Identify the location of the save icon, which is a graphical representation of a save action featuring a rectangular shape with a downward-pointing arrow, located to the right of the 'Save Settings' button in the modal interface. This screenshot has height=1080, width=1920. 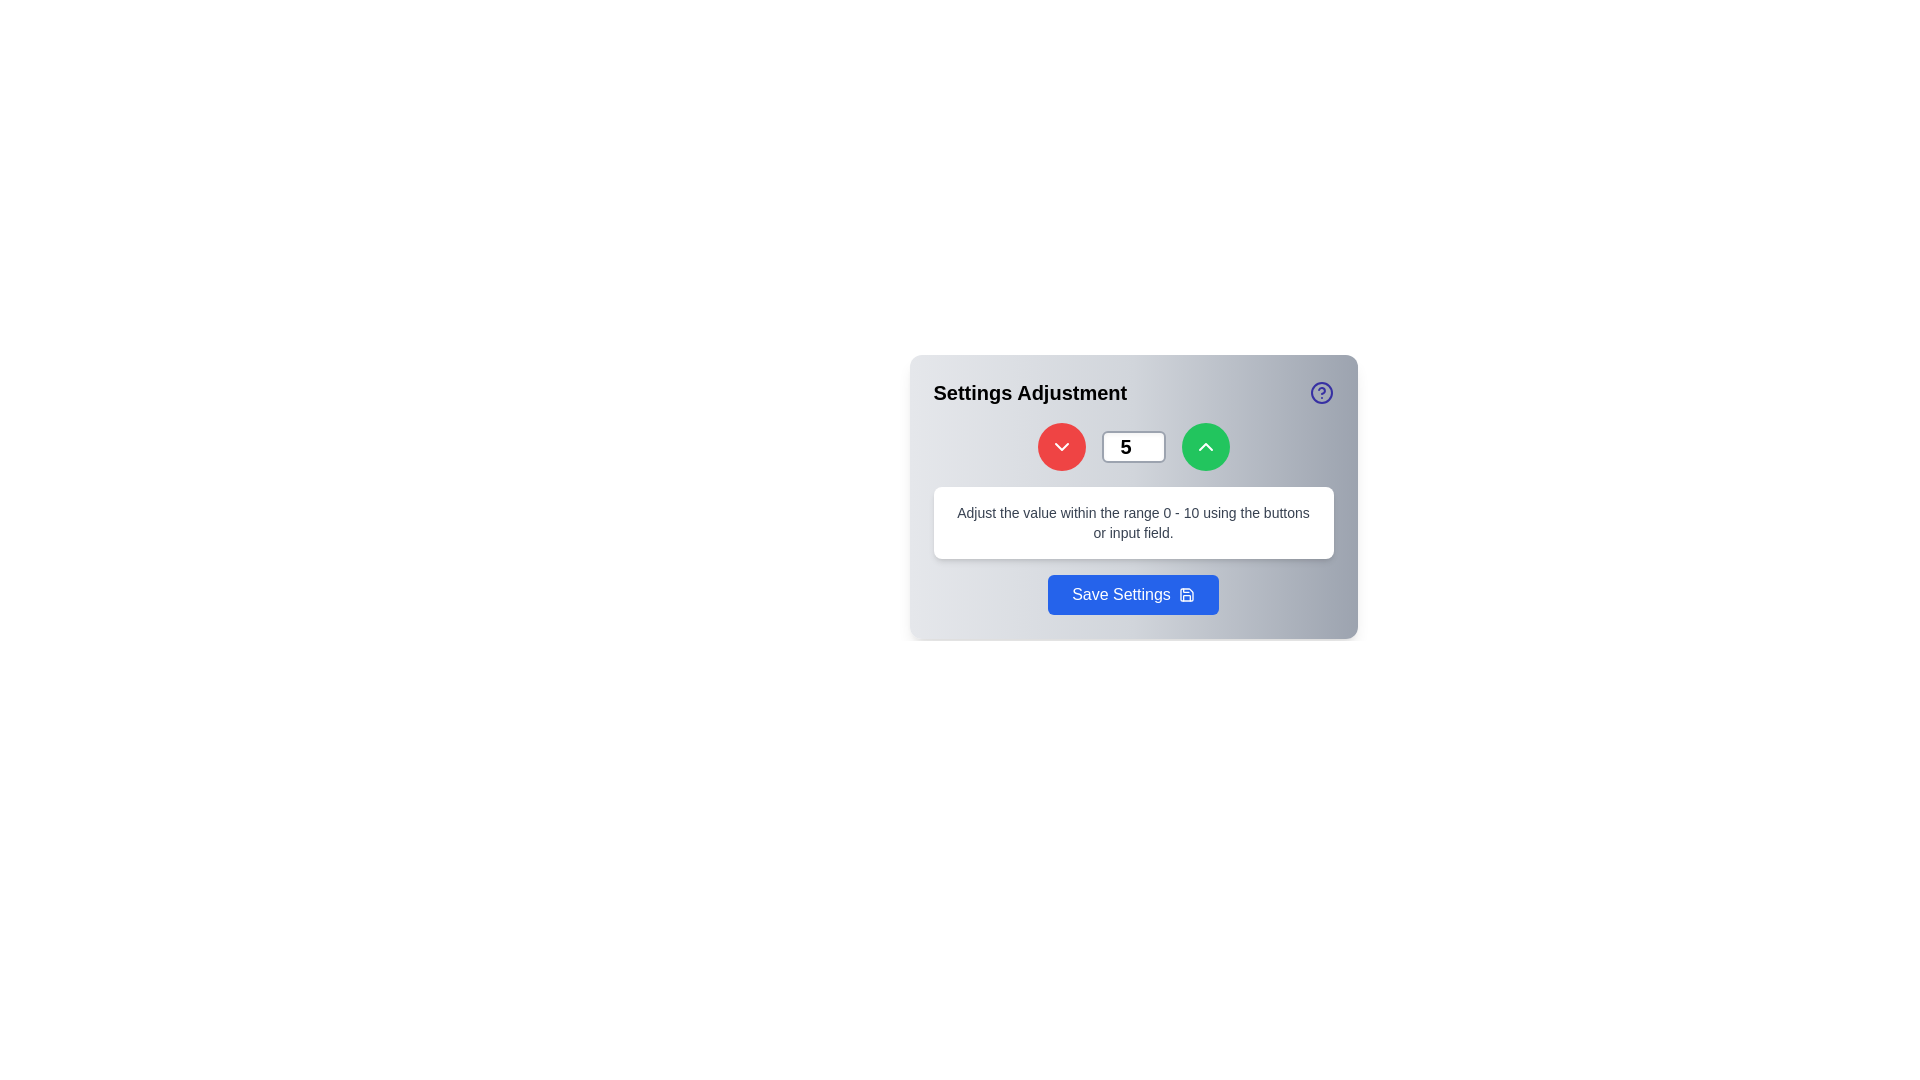
(1186, 593).